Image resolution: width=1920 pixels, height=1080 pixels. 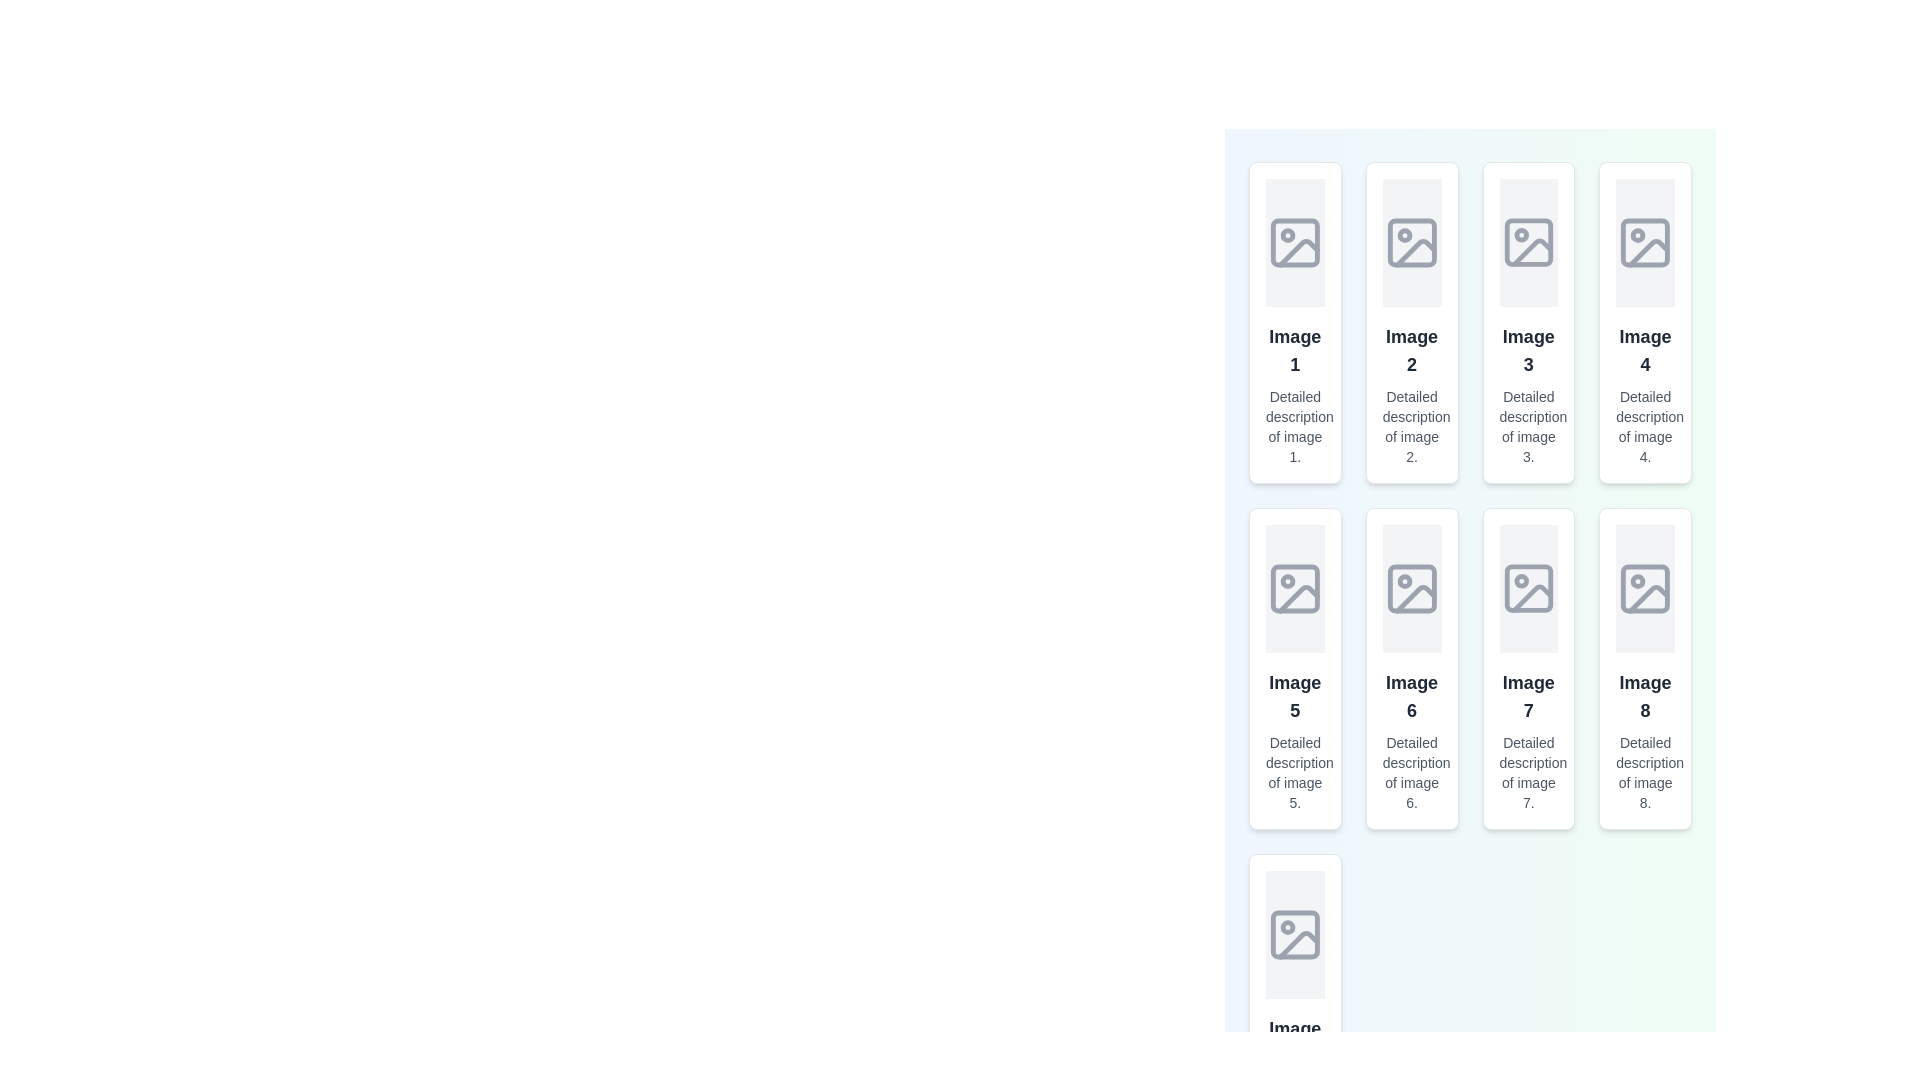 What do you see at coordinates (1649, 252) in the screenshot?
I see `the triangular-shaped icon in the bottom-right area of the fourth tile in the top row of the grid layout, which resembles a mountain or roof` at bounding box center [1649, 252].